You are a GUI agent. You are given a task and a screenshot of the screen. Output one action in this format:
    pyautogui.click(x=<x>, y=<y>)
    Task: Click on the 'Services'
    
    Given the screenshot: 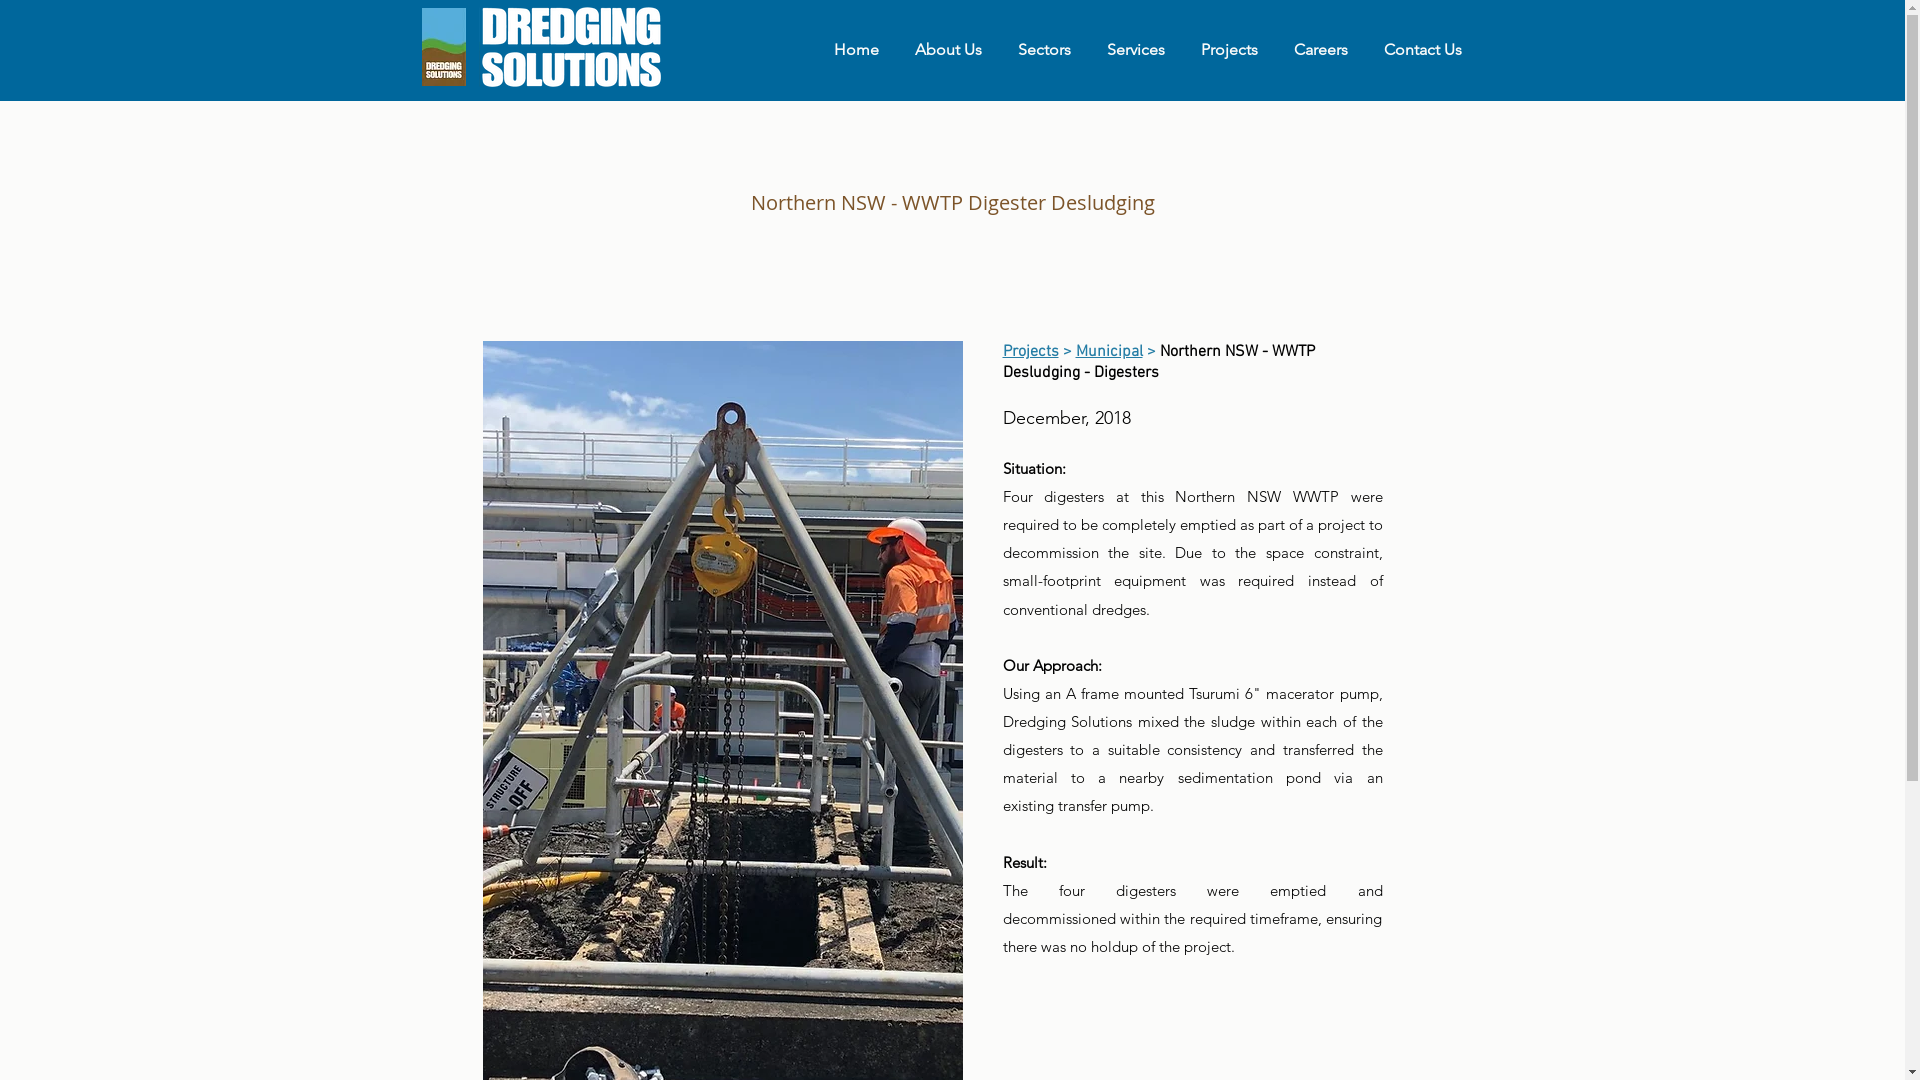 What is the action you would take?
    pyautogui.click(x=1142, y=49)
    